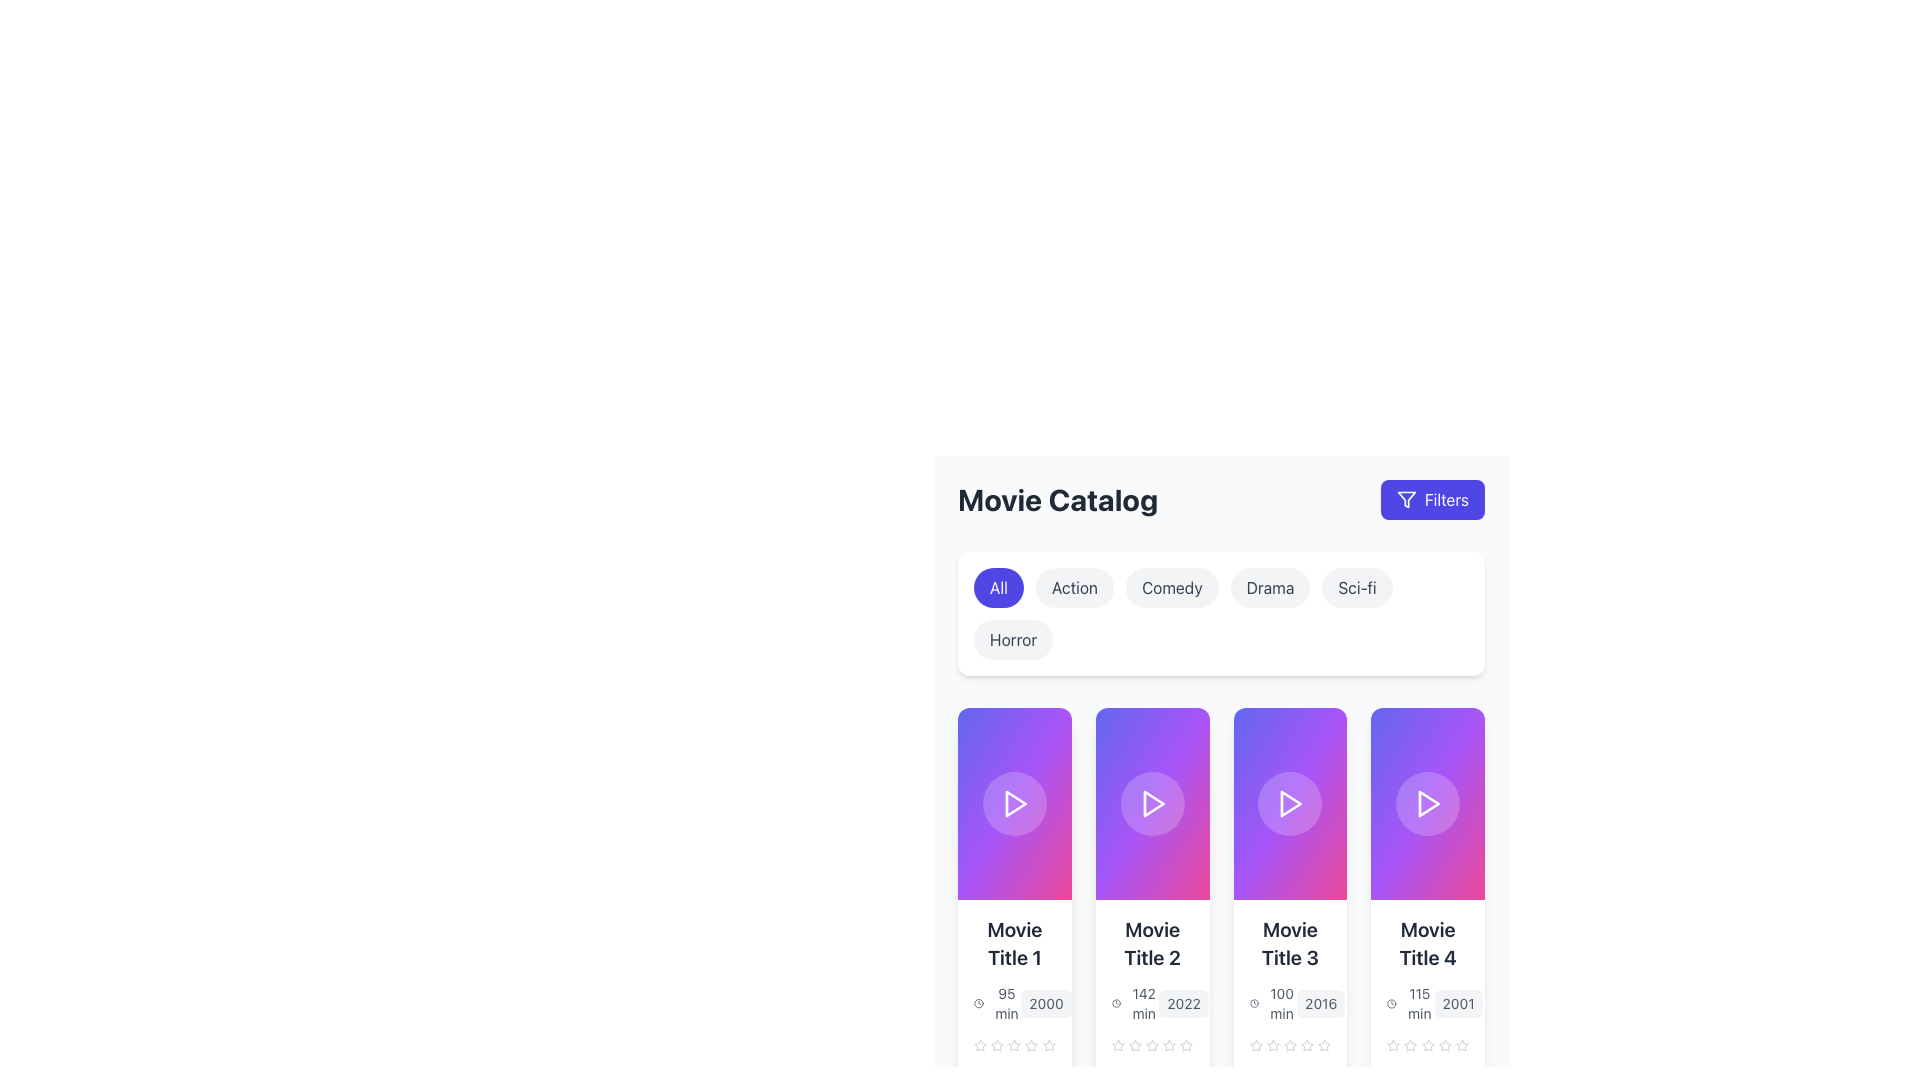 The height and width of the screenshot is (1080, 1920). Describe the element at coordinates (1135, 1003) in the screenshot. I see `the label displaying '142 min' which indicates the duration of 'Movie Title 2', located beneath the movie title and to the left of the year '2022'` at that location.